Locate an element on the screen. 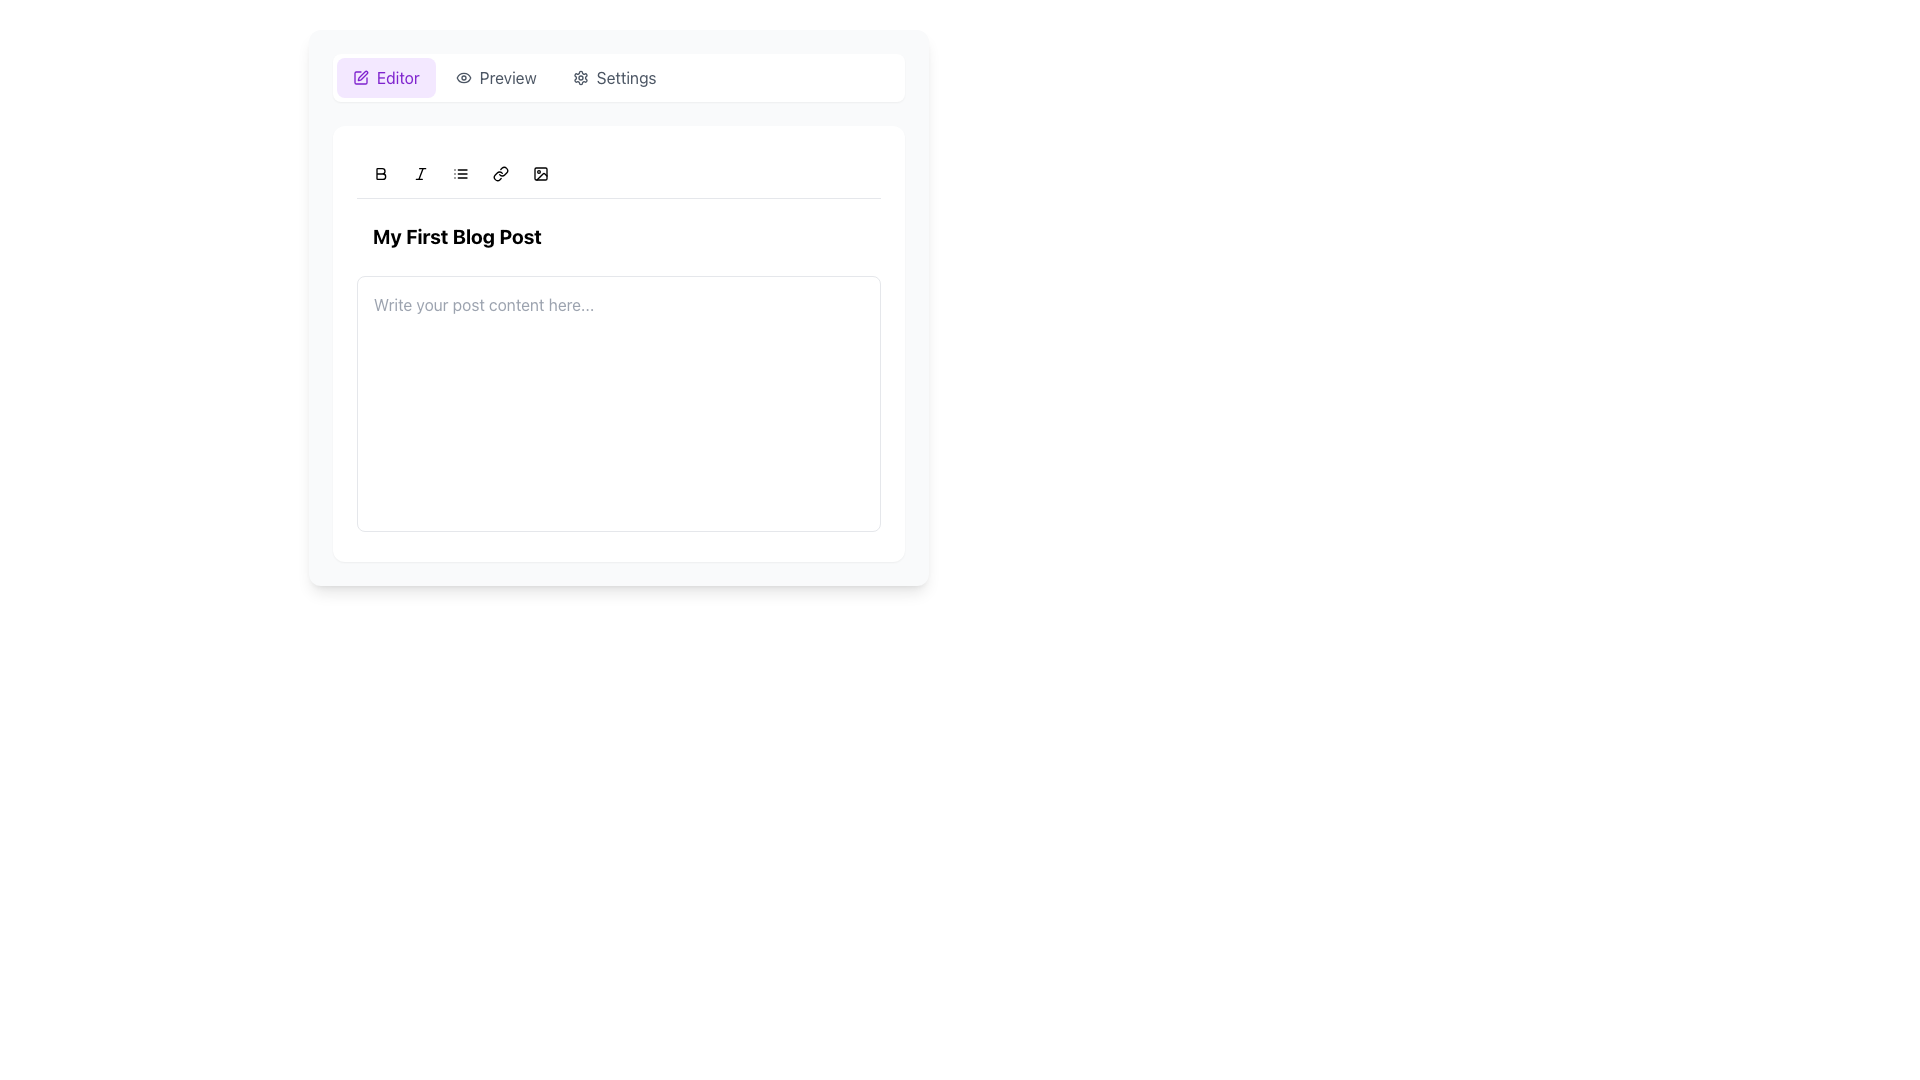 Image resolution: width=1920 pixels, height=1080 pixels. the tooltip displaying the text 'Link', which has a dark gray background and is positioned above the link icon in the content editor's toolbar is located at coordinates (504, 161).